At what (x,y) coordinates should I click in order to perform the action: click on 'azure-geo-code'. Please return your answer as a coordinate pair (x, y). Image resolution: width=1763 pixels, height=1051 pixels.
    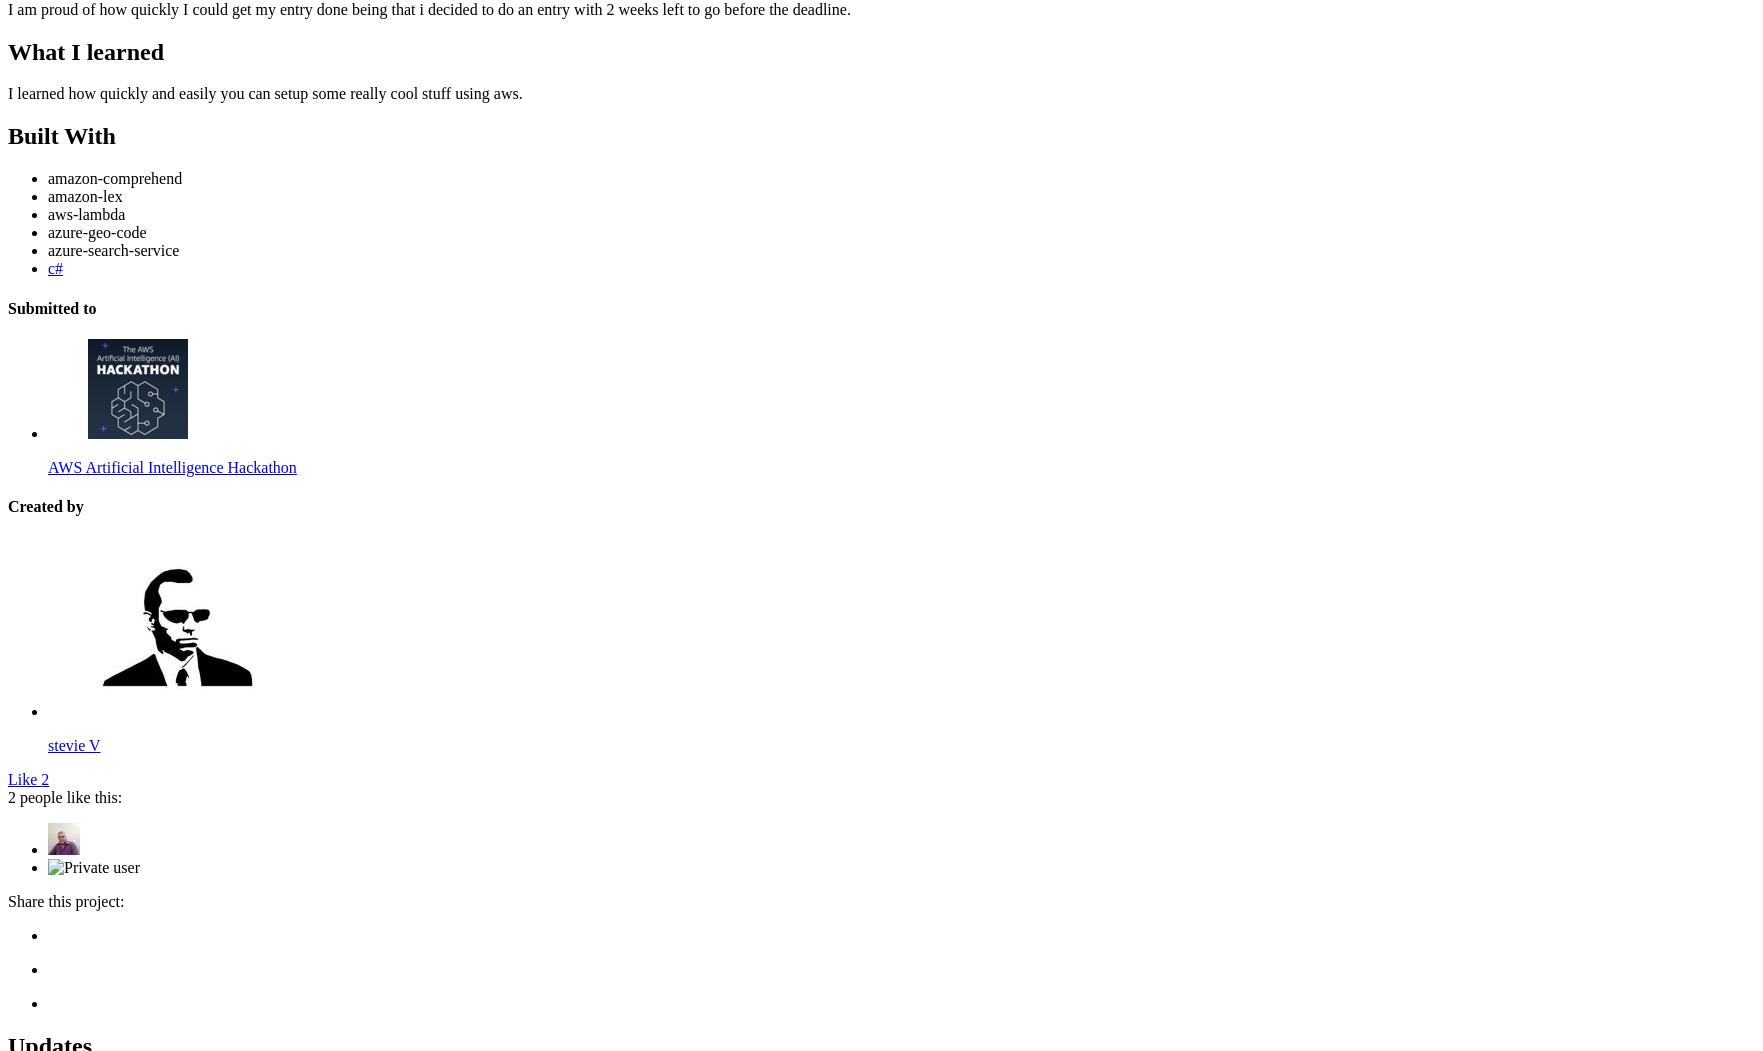
    Looking at the image, I should click on (96, 231).